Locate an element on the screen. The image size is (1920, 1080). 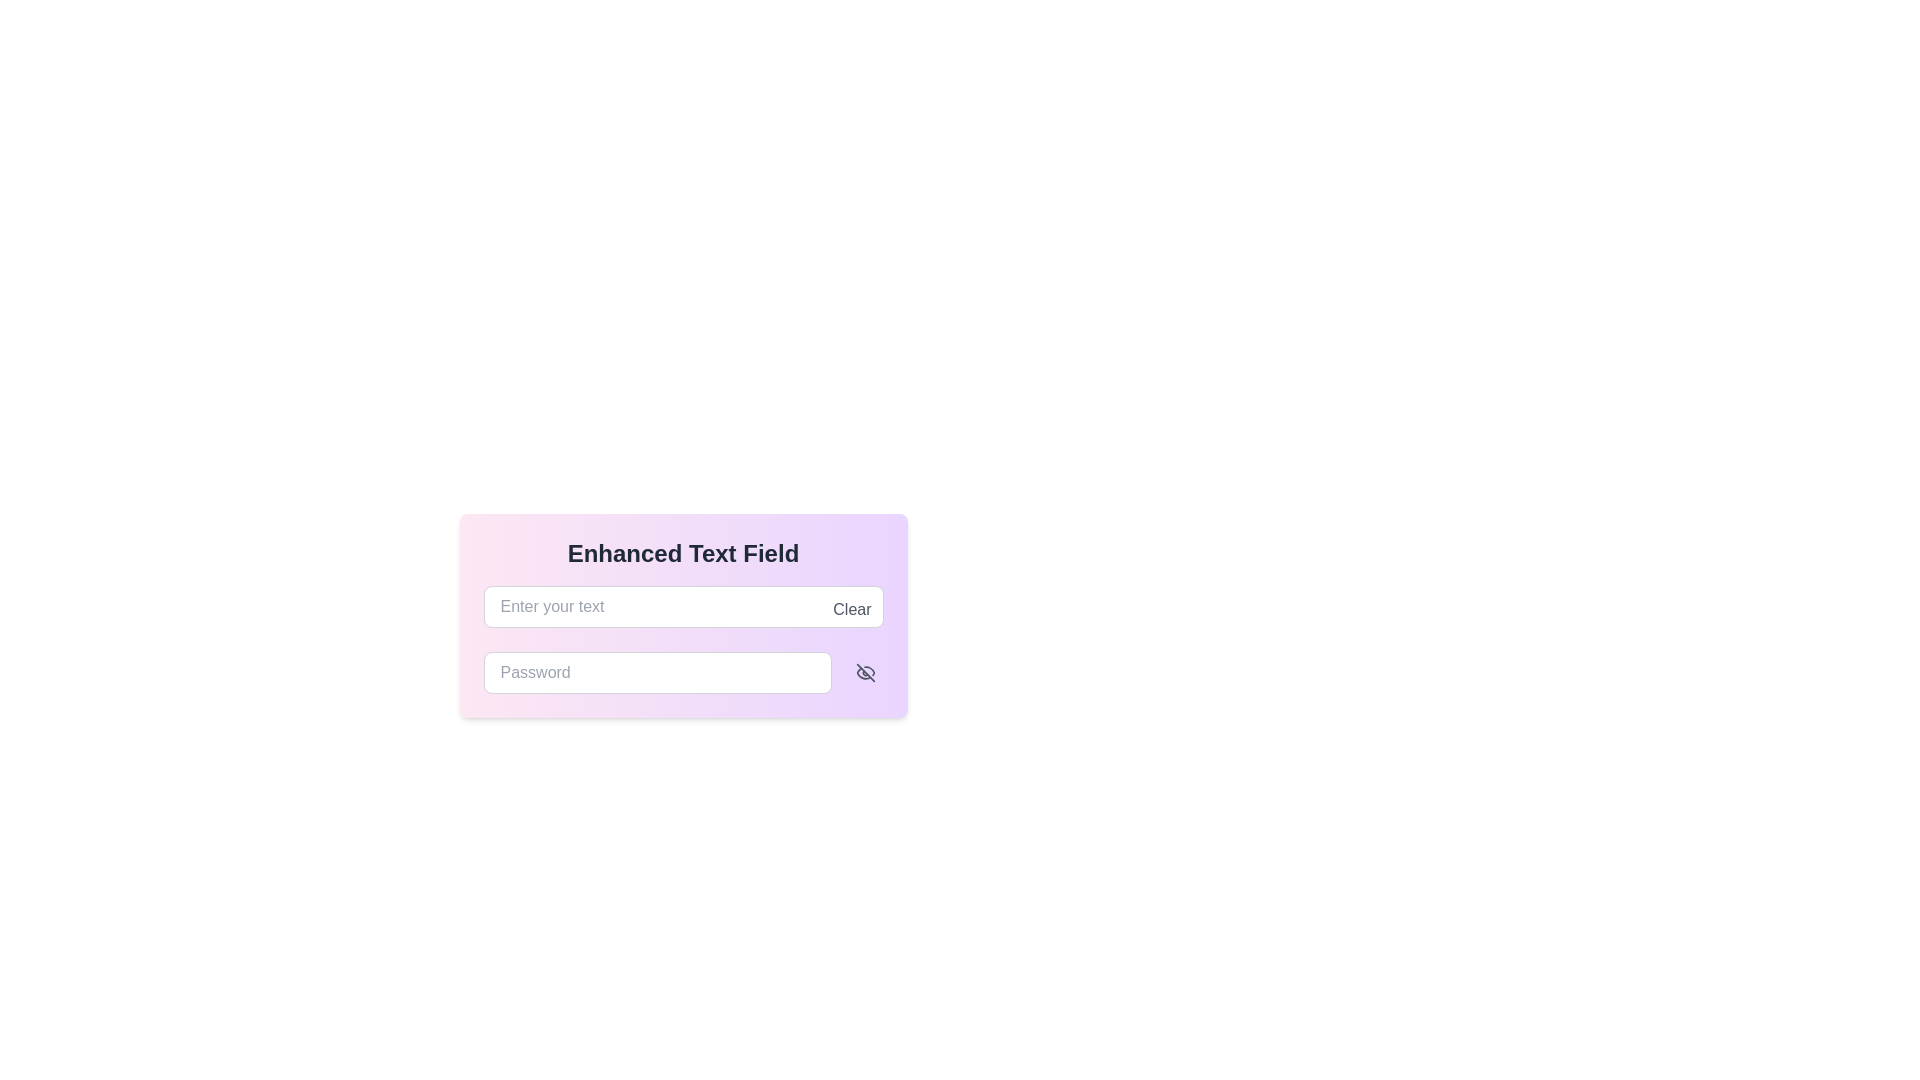
the visibility toggle icon, which is an SVG icon resembling a diagonal line passing through an eye, located near the bottom-right corner of the password input field is located at coordinates (865, 672).